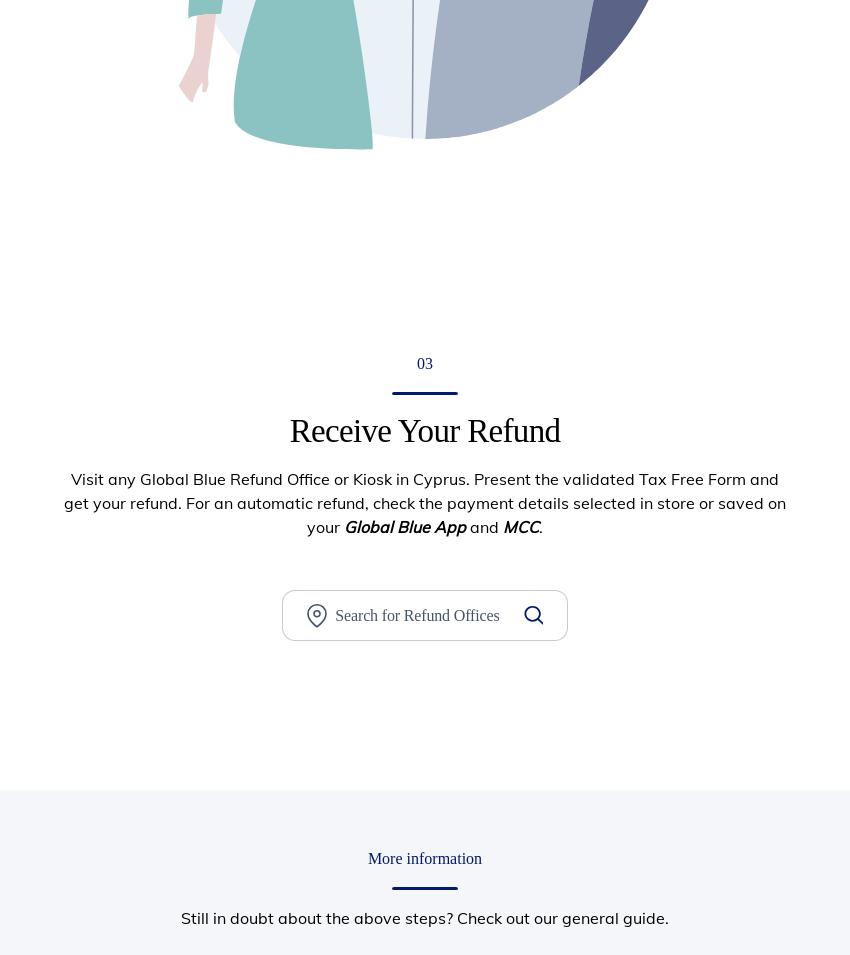  What do you see at coordinates (486, 676) in the screenshot?
I see `'Help & Support'` at bounding box center [486, 676].